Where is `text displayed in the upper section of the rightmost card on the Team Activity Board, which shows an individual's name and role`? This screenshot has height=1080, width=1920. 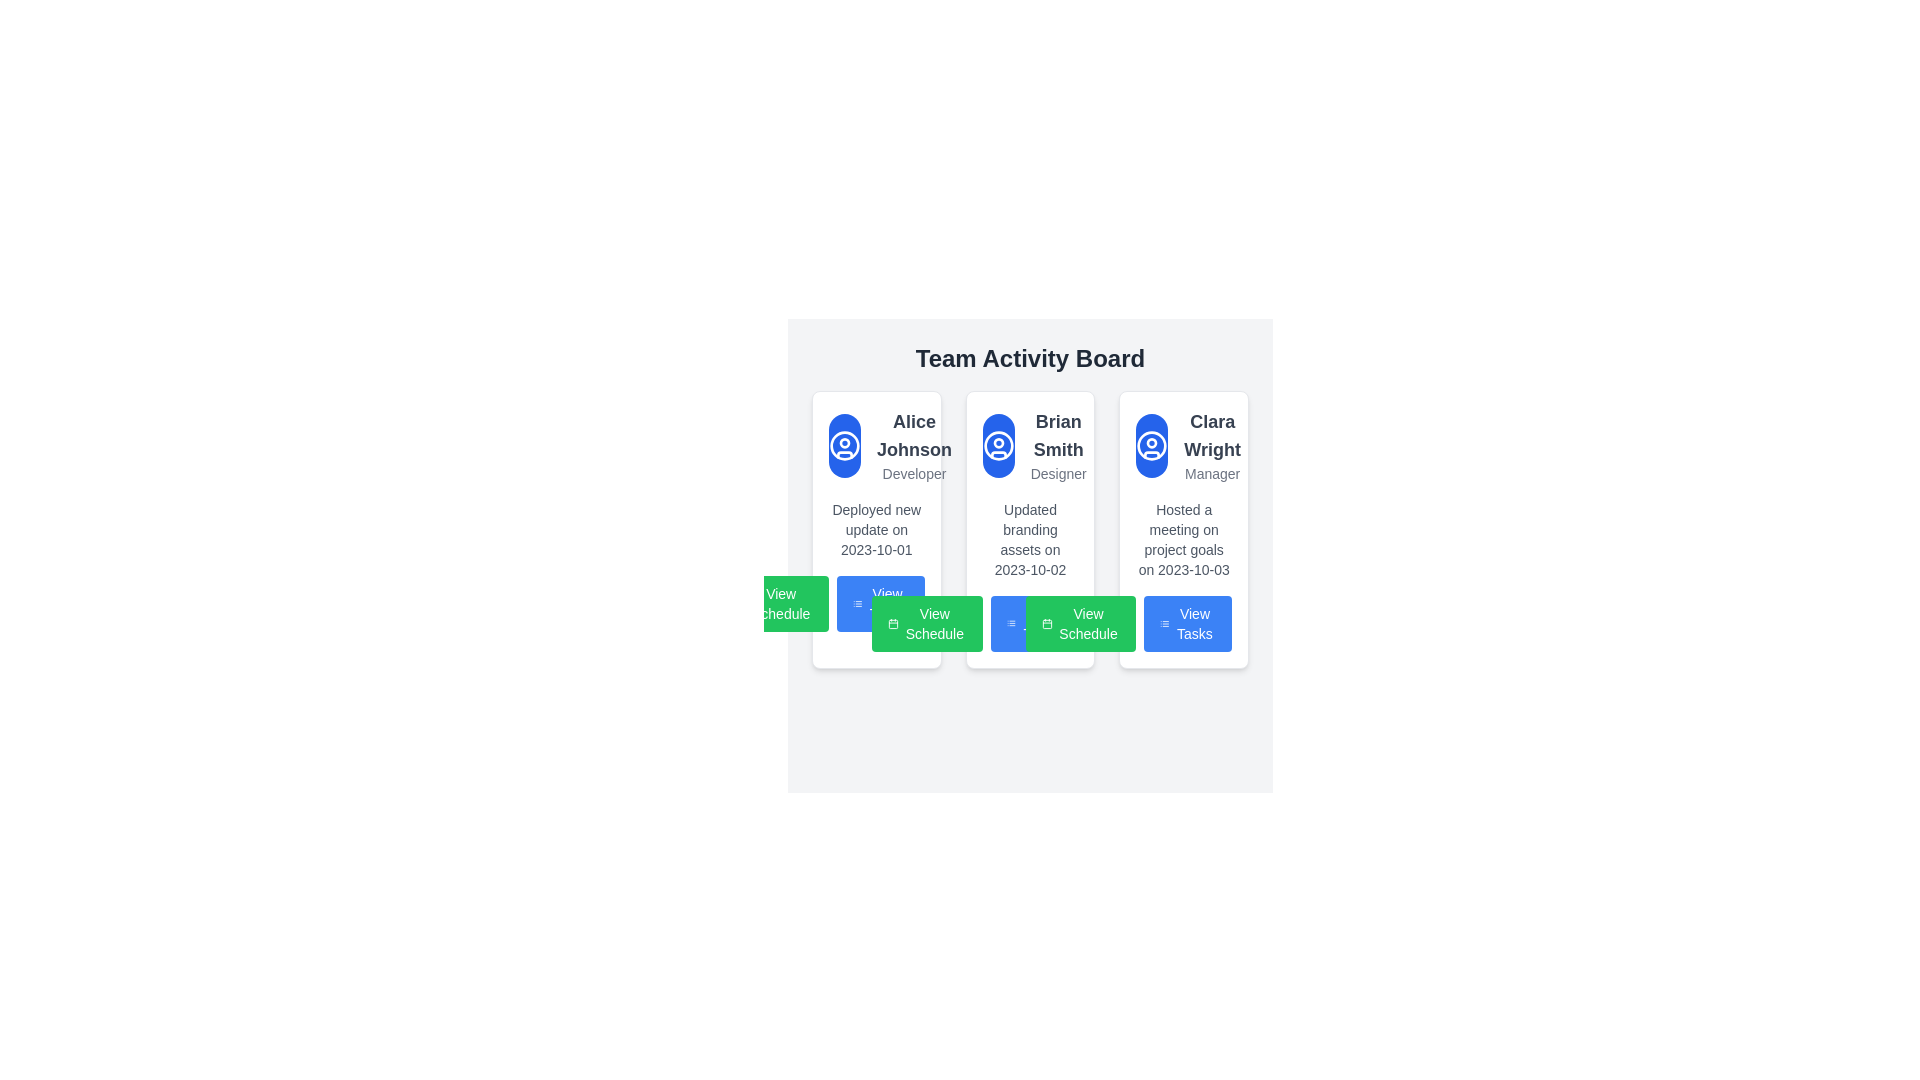 text displayed in the upper section of the rightmost card on the Team Activity Board, which shows an individual's name and role is located at coordinates (1211, 445).